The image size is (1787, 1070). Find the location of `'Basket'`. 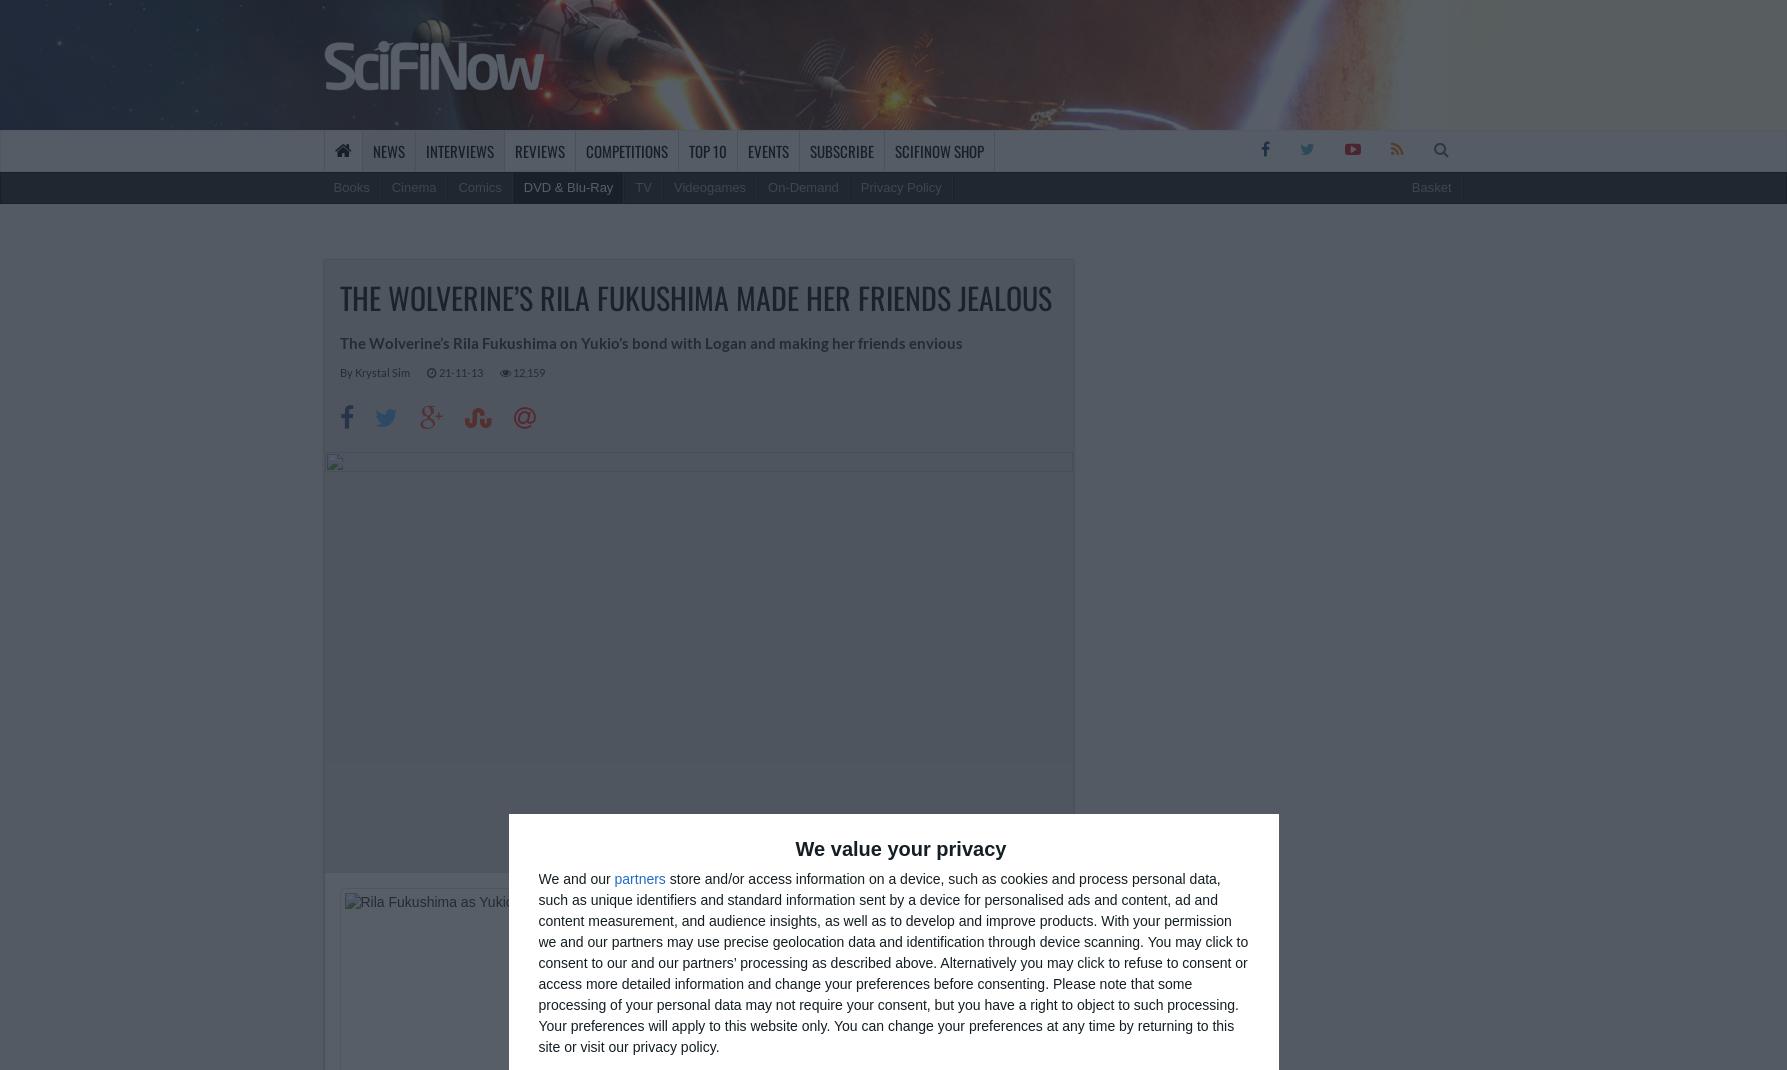

'Basket' is located at coordinates (1410, 186).